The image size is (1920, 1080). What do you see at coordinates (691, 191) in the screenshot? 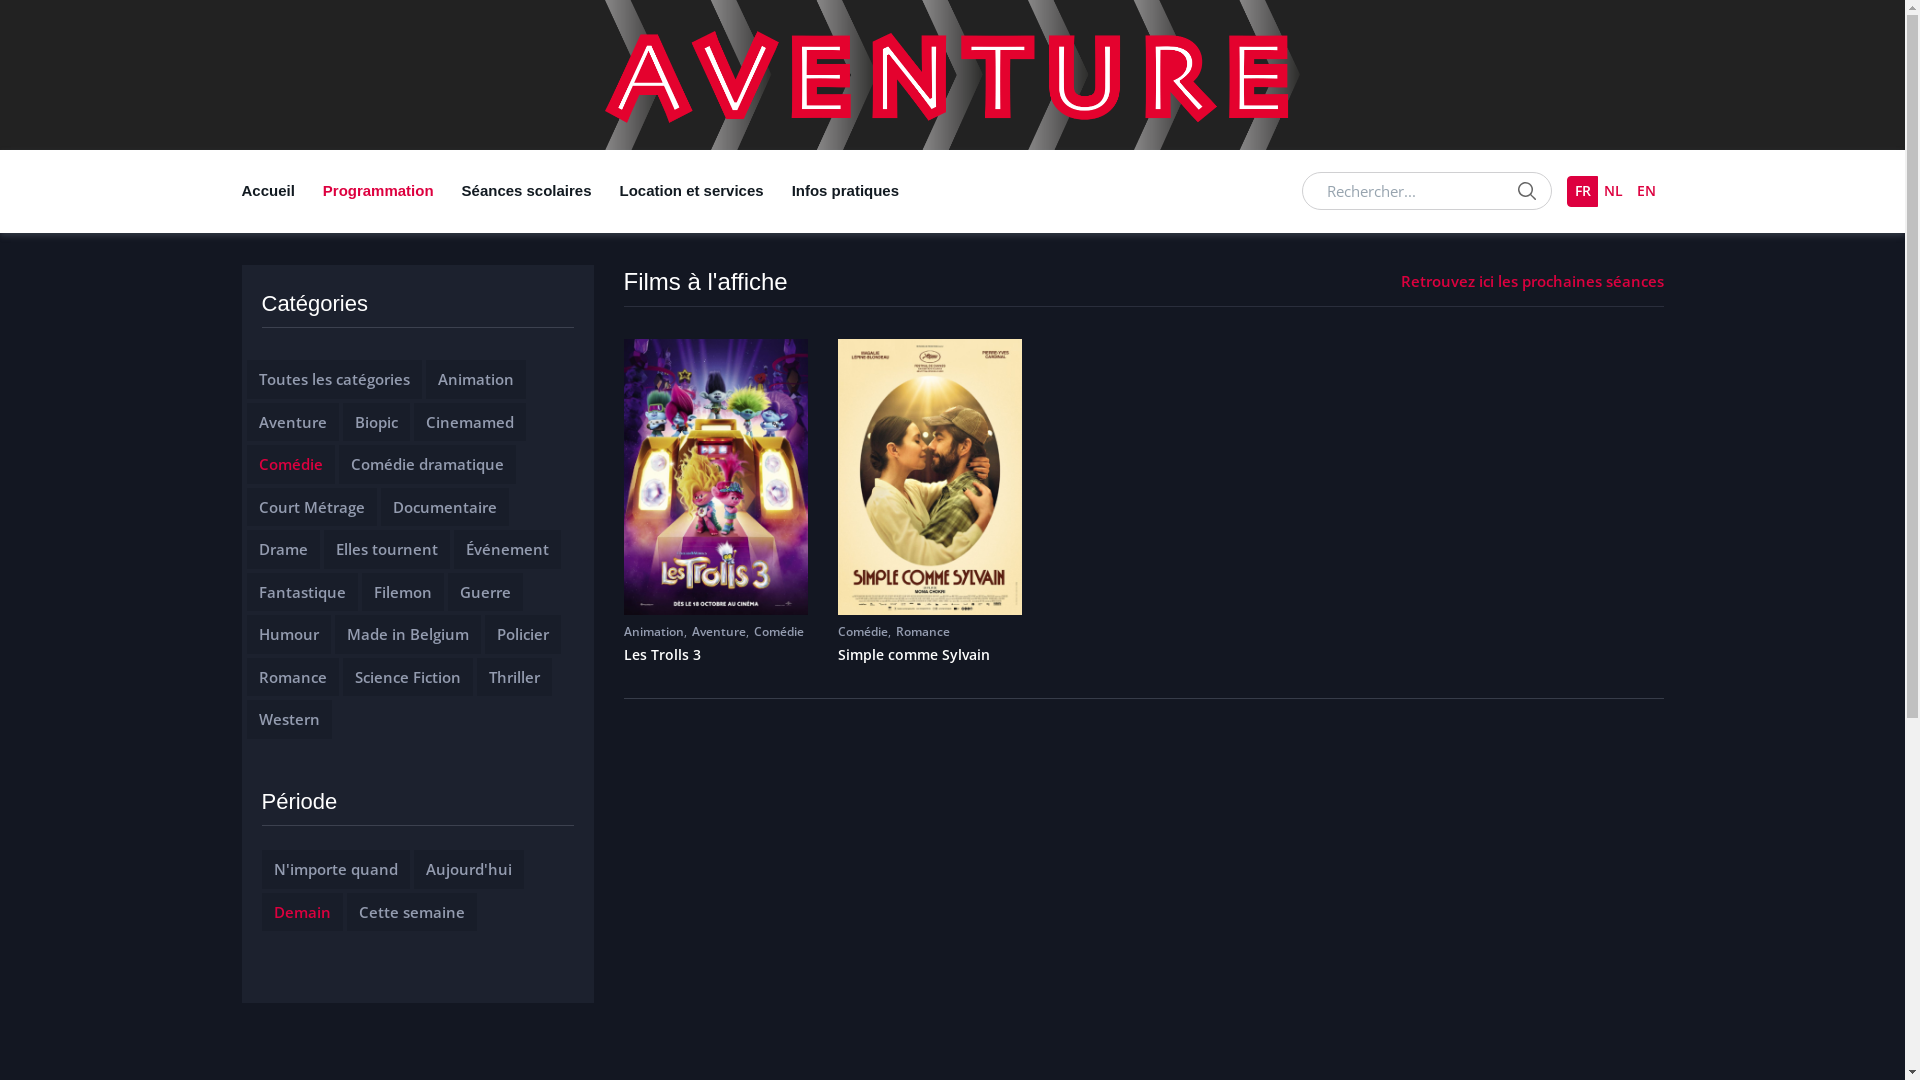
I see `'Location et services'` at bounding box center [691, 191].